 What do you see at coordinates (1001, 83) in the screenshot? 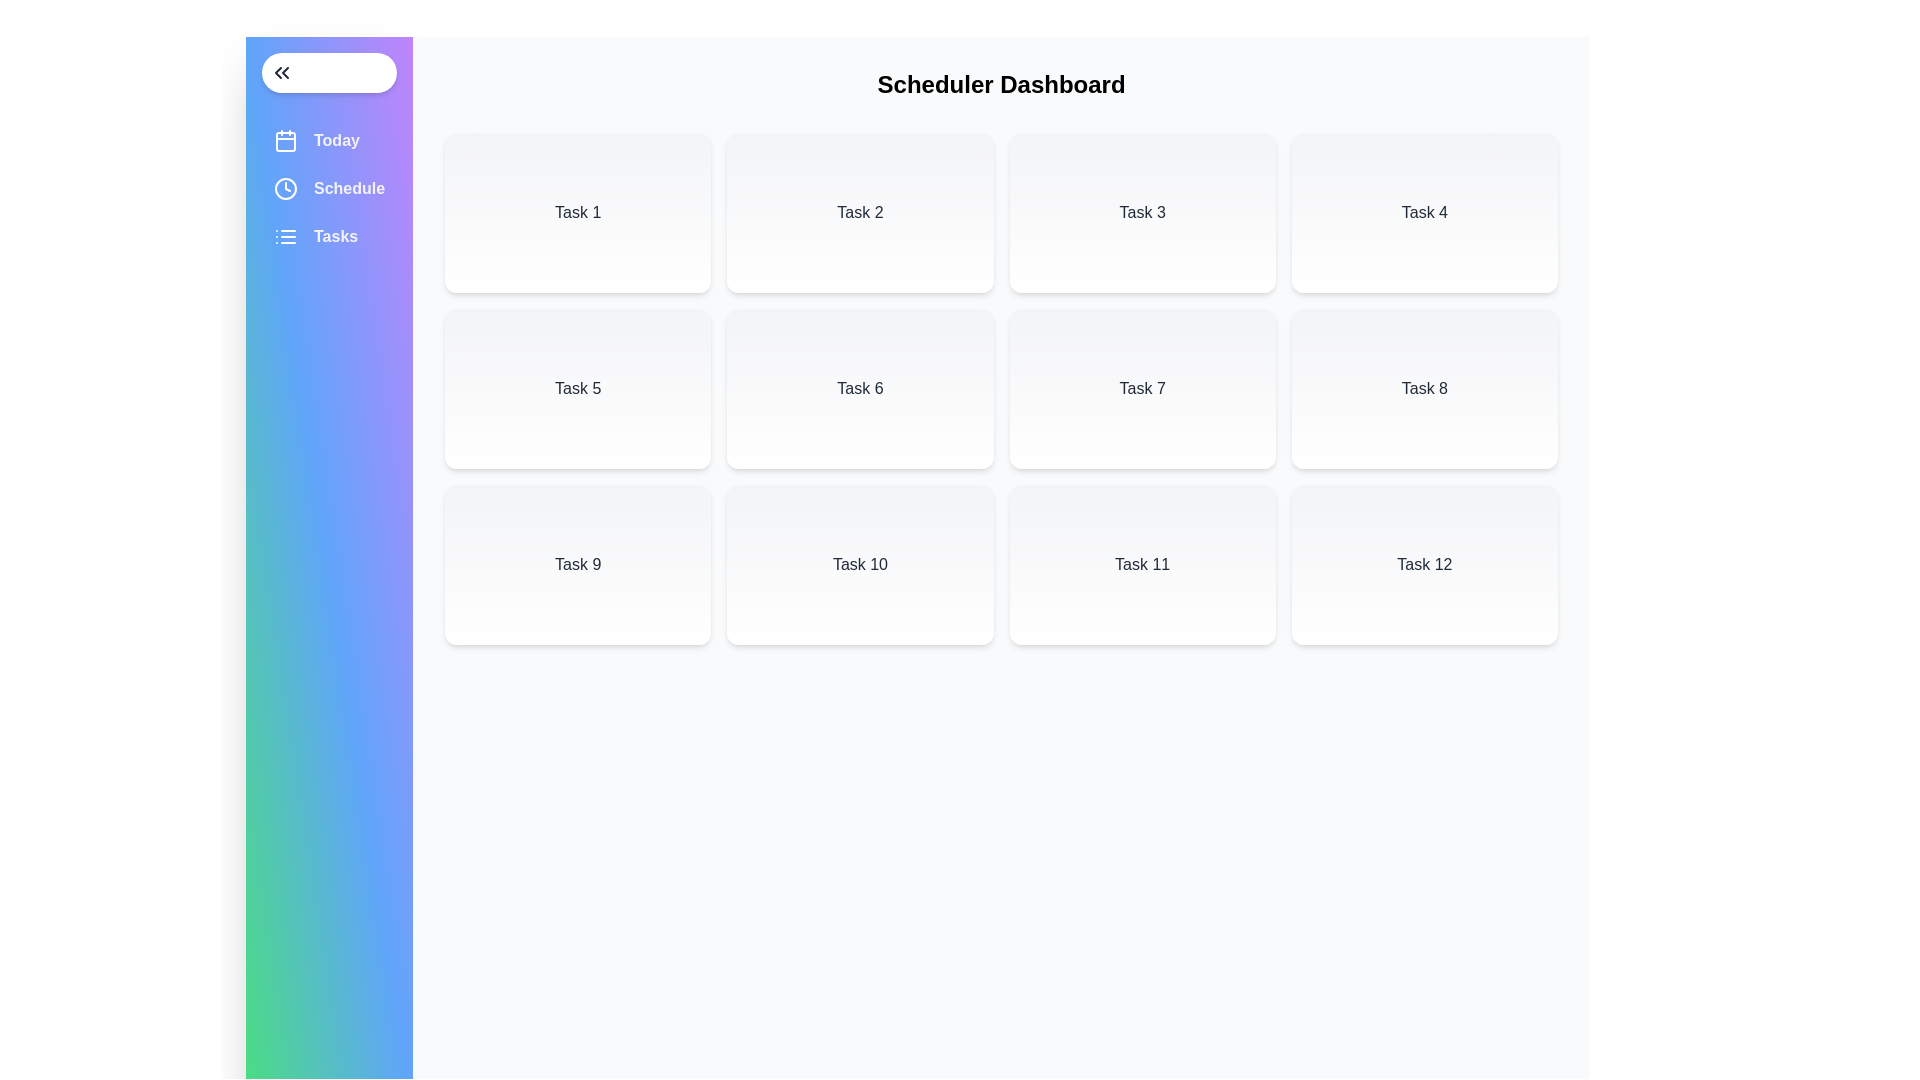
I see `the 'Scheduler Dashboard' title text to focus on it` at bounding box center [1001, 83].